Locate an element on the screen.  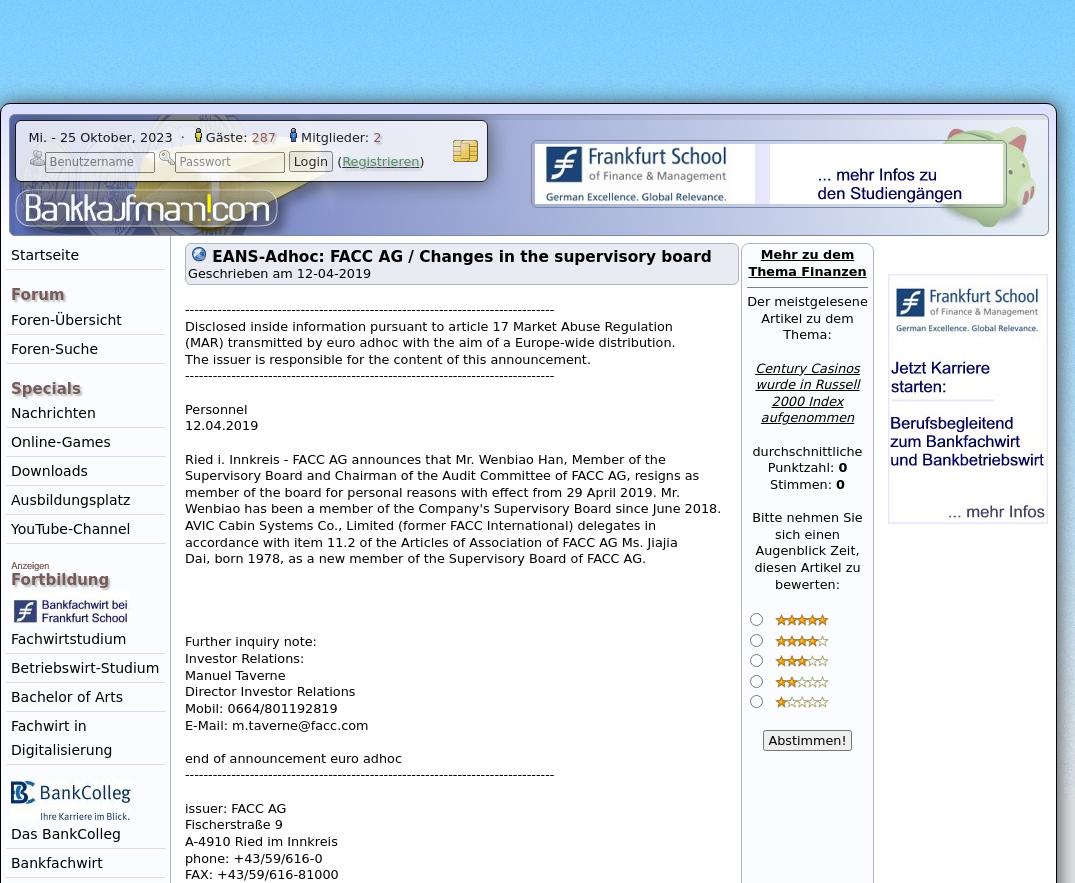
'A-4910 Ried im Innkreis' is located at coordinates (261, 840).